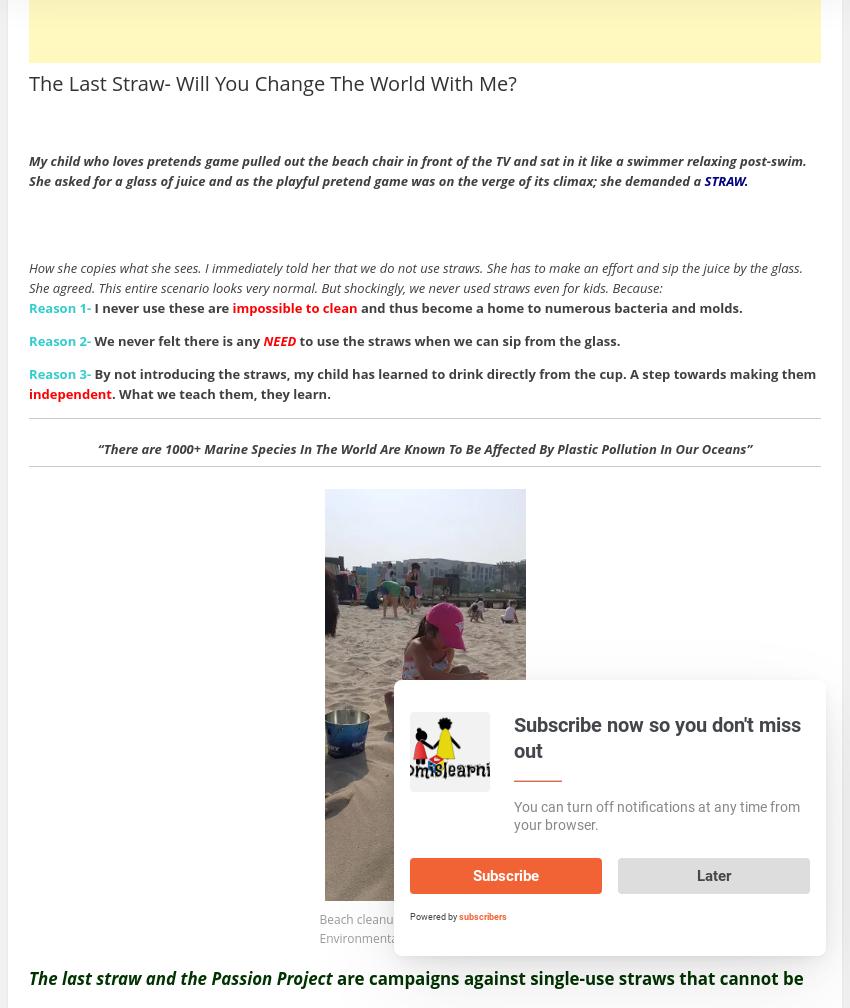  What do you see at coordinates (278, 339) in the screenshot?
I see `'NEED'` at bounding box center [278, 339].